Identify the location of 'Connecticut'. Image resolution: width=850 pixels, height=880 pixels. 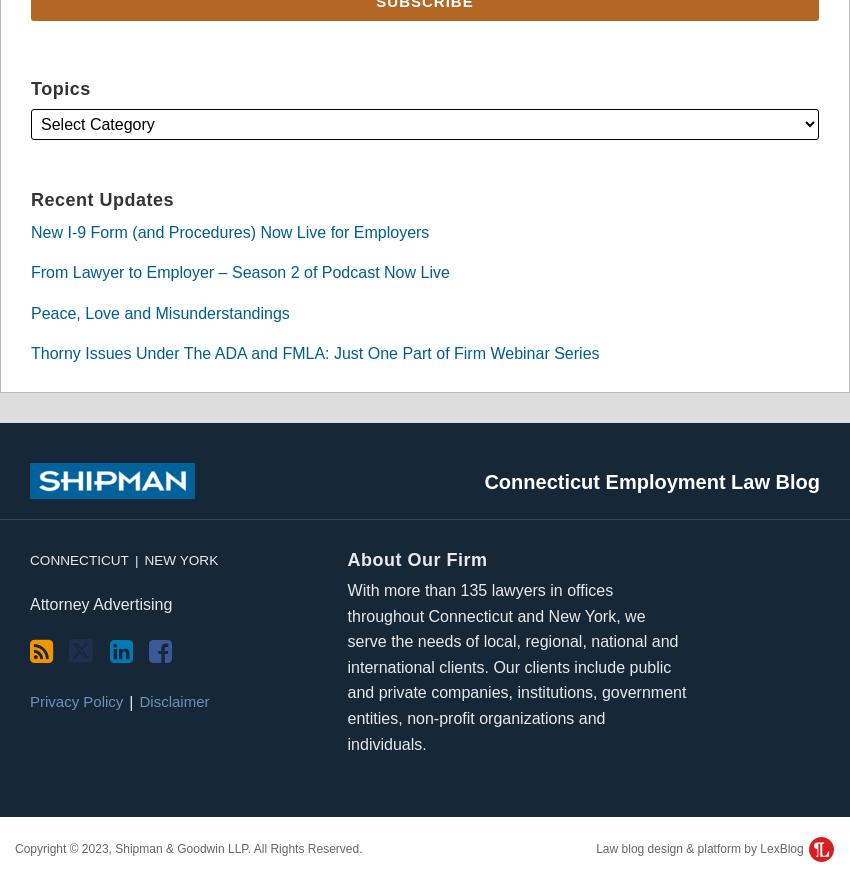
(78, 559).